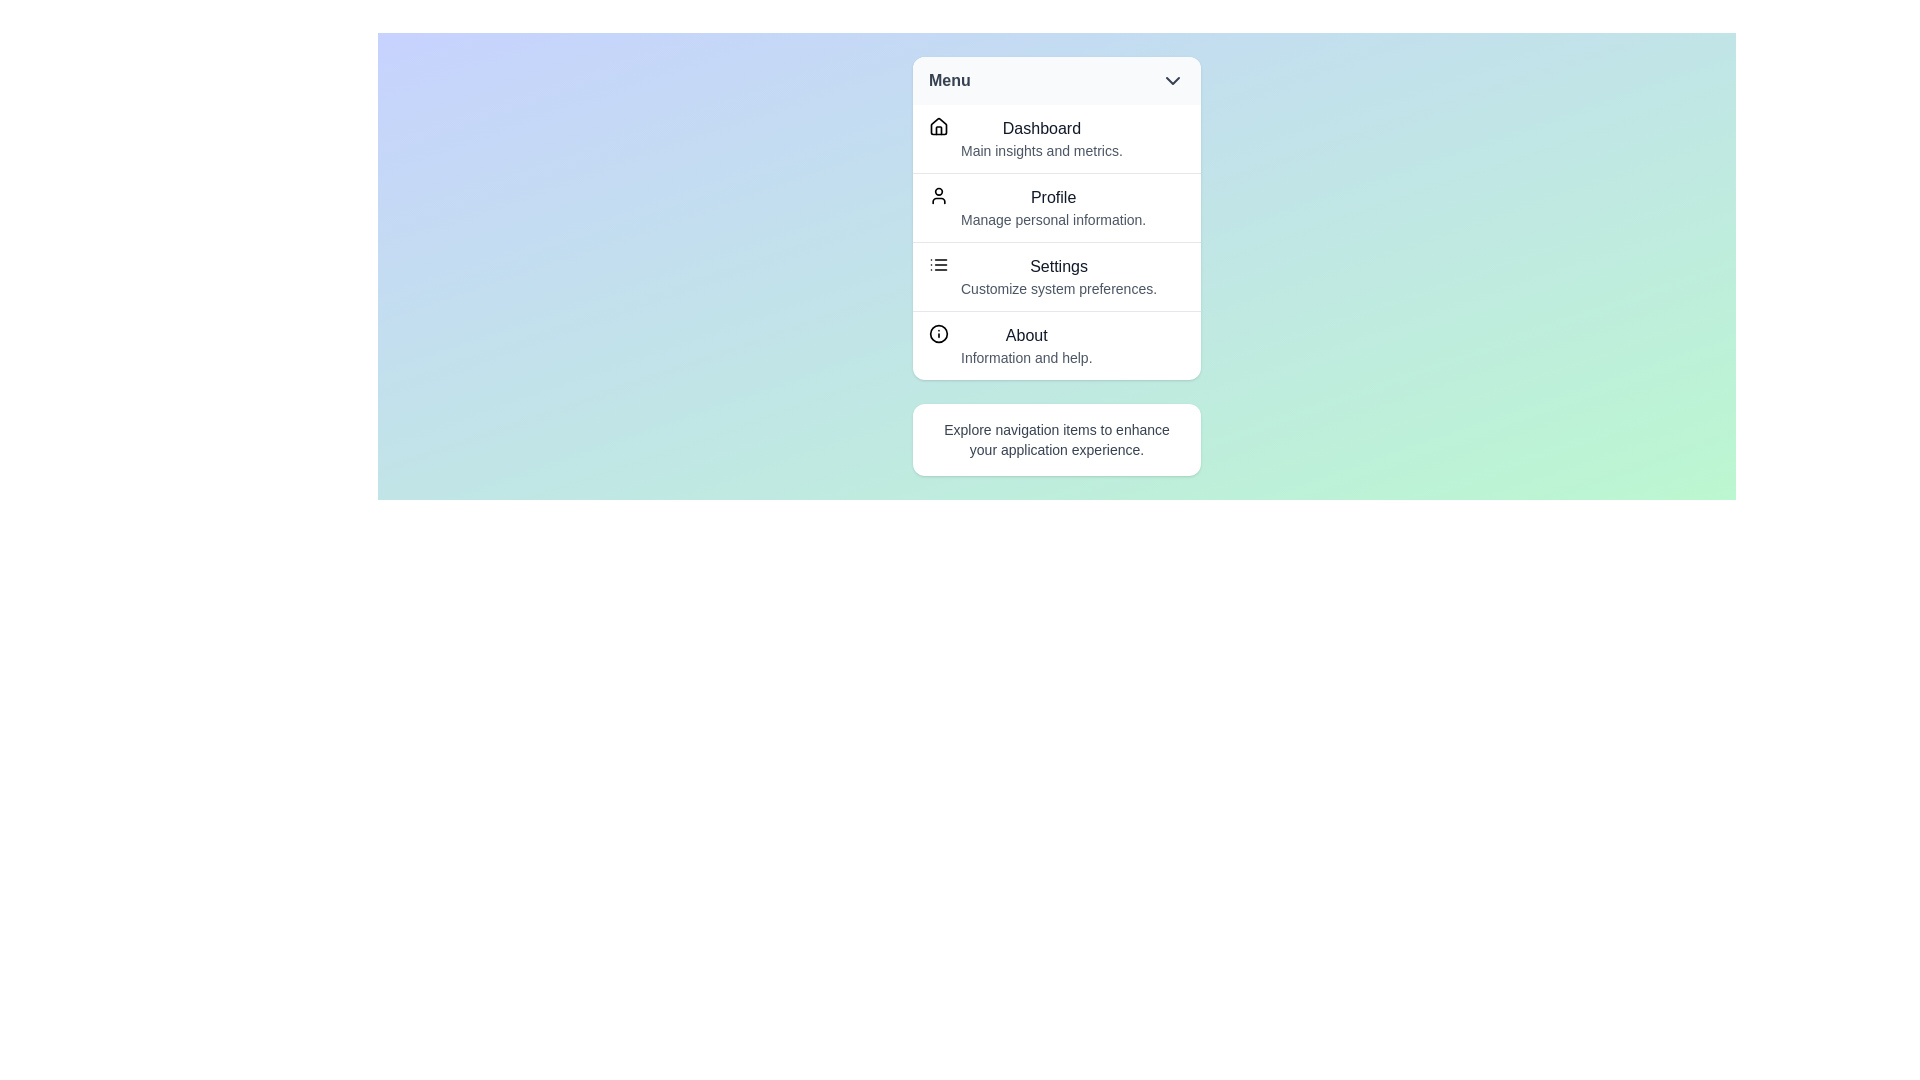  Describe the element at coordinates (1055, 207) in the screenshot. I see `the menu item labeled Profile to preview its details` at that location.